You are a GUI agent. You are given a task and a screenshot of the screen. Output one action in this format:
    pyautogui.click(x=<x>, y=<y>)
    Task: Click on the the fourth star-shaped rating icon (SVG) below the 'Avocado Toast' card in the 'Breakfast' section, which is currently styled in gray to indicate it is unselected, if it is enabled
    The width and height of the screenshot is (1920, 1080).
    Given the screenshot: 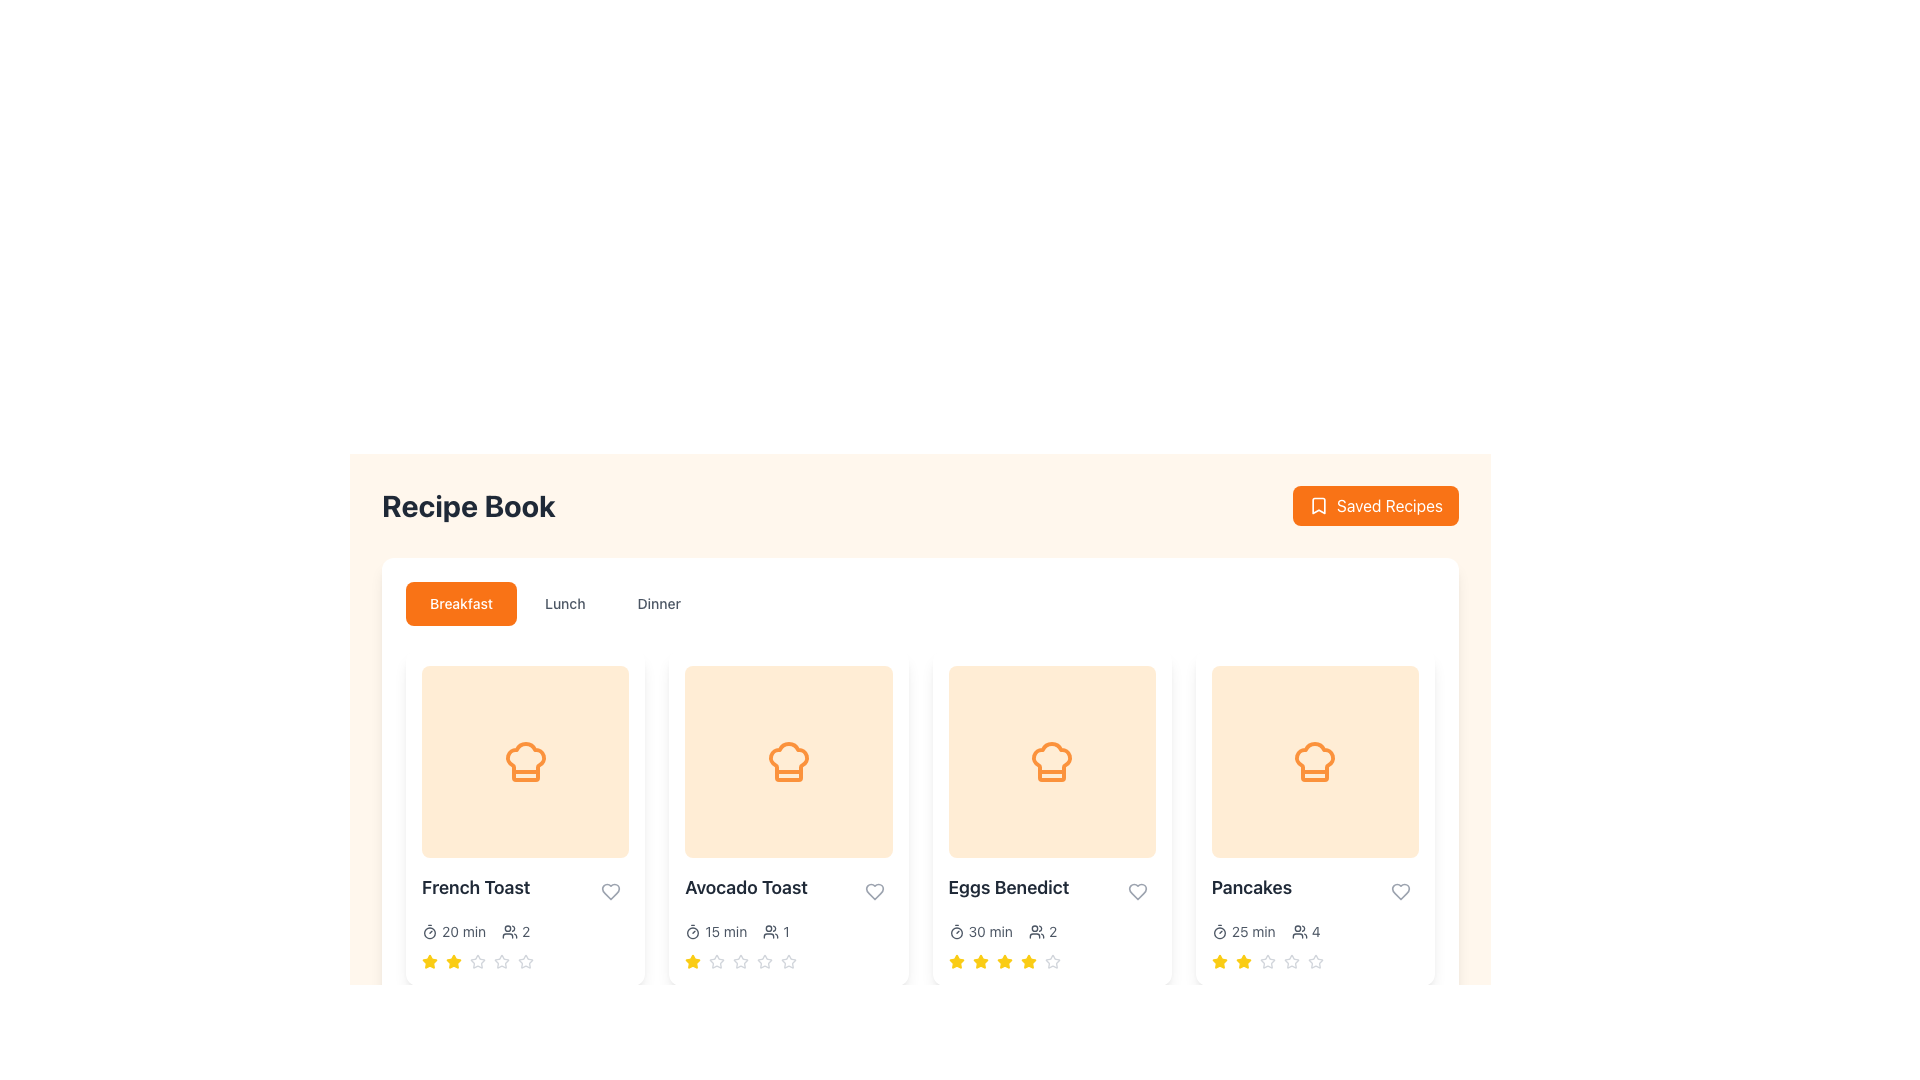 What is the action you would take?
    pyautogui.click(x=764, y=960)
    